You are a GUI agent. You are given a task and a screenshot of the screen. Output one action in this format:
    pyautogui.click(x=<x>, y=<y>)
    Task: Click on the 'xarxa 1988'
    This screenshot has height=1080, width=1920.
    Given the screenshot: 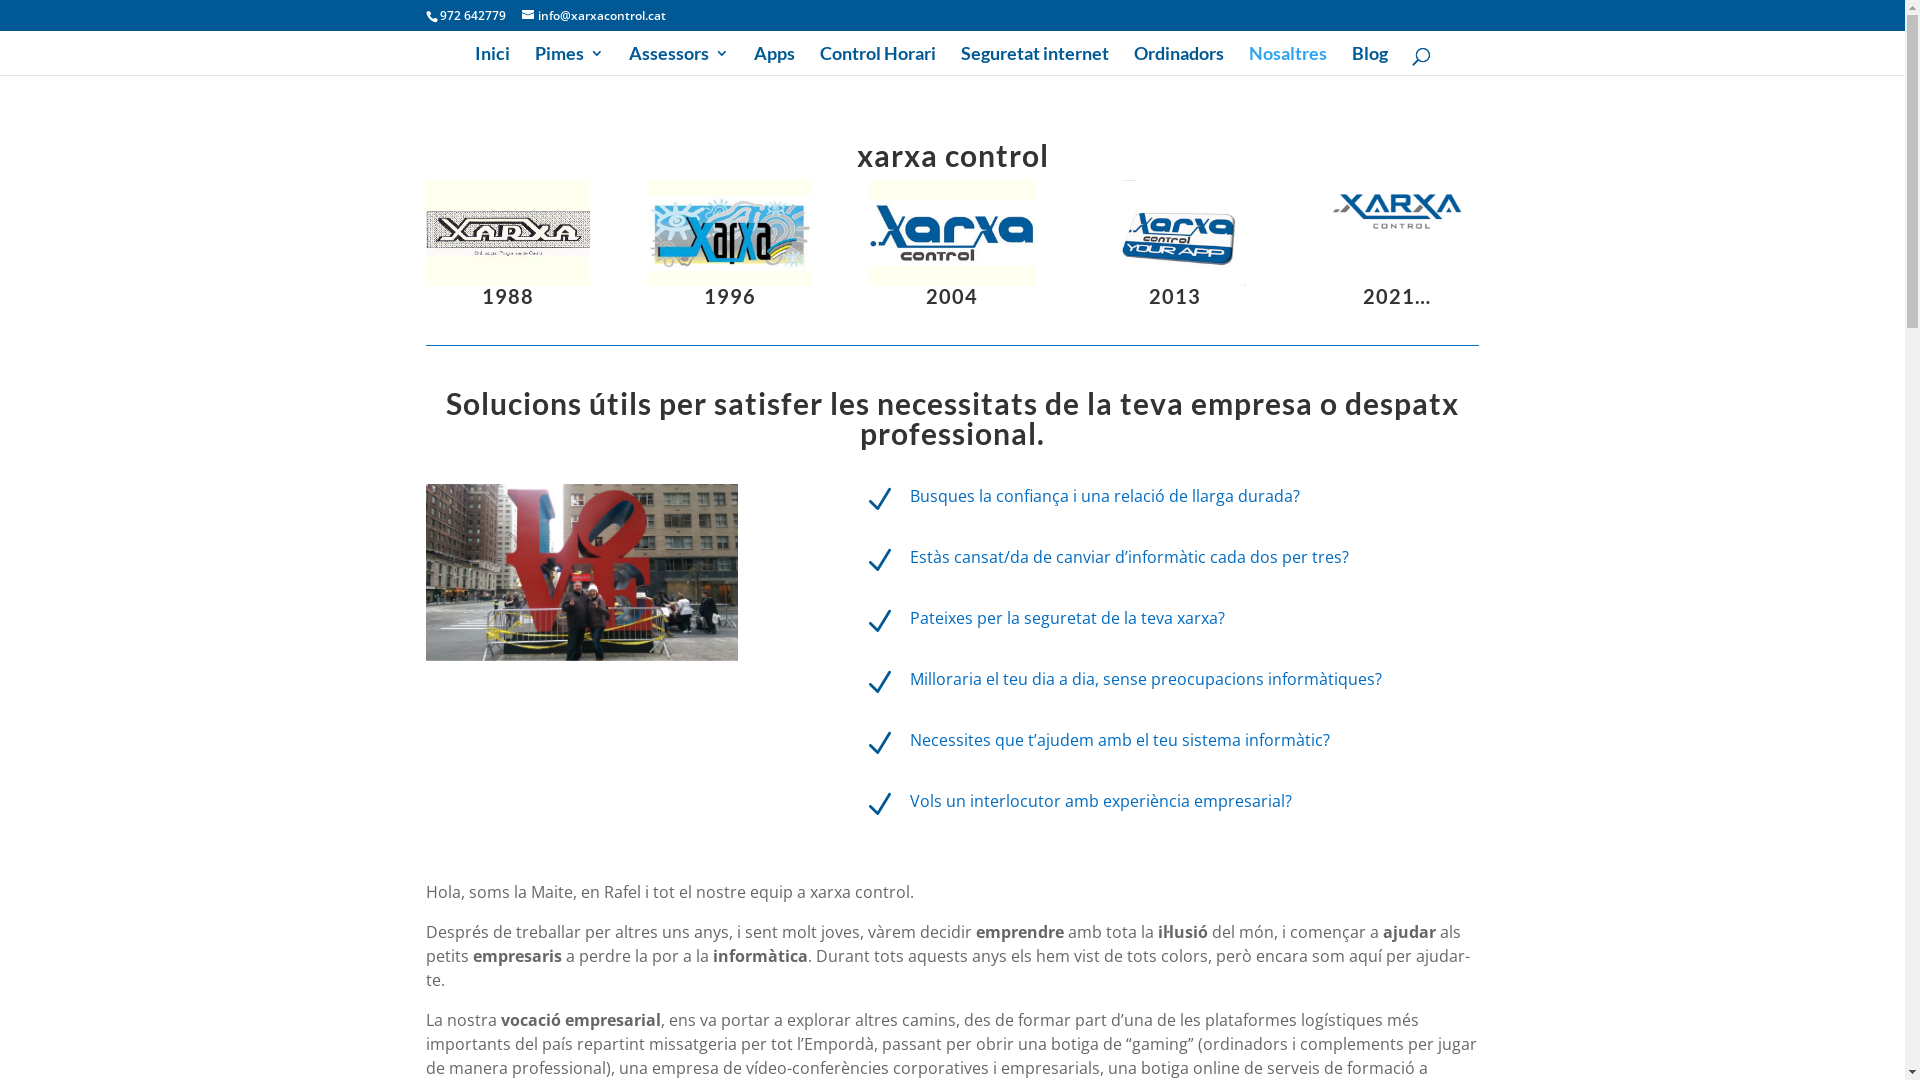 What is the action you would take?
    pyautogui.click(x=508, y=231)
    